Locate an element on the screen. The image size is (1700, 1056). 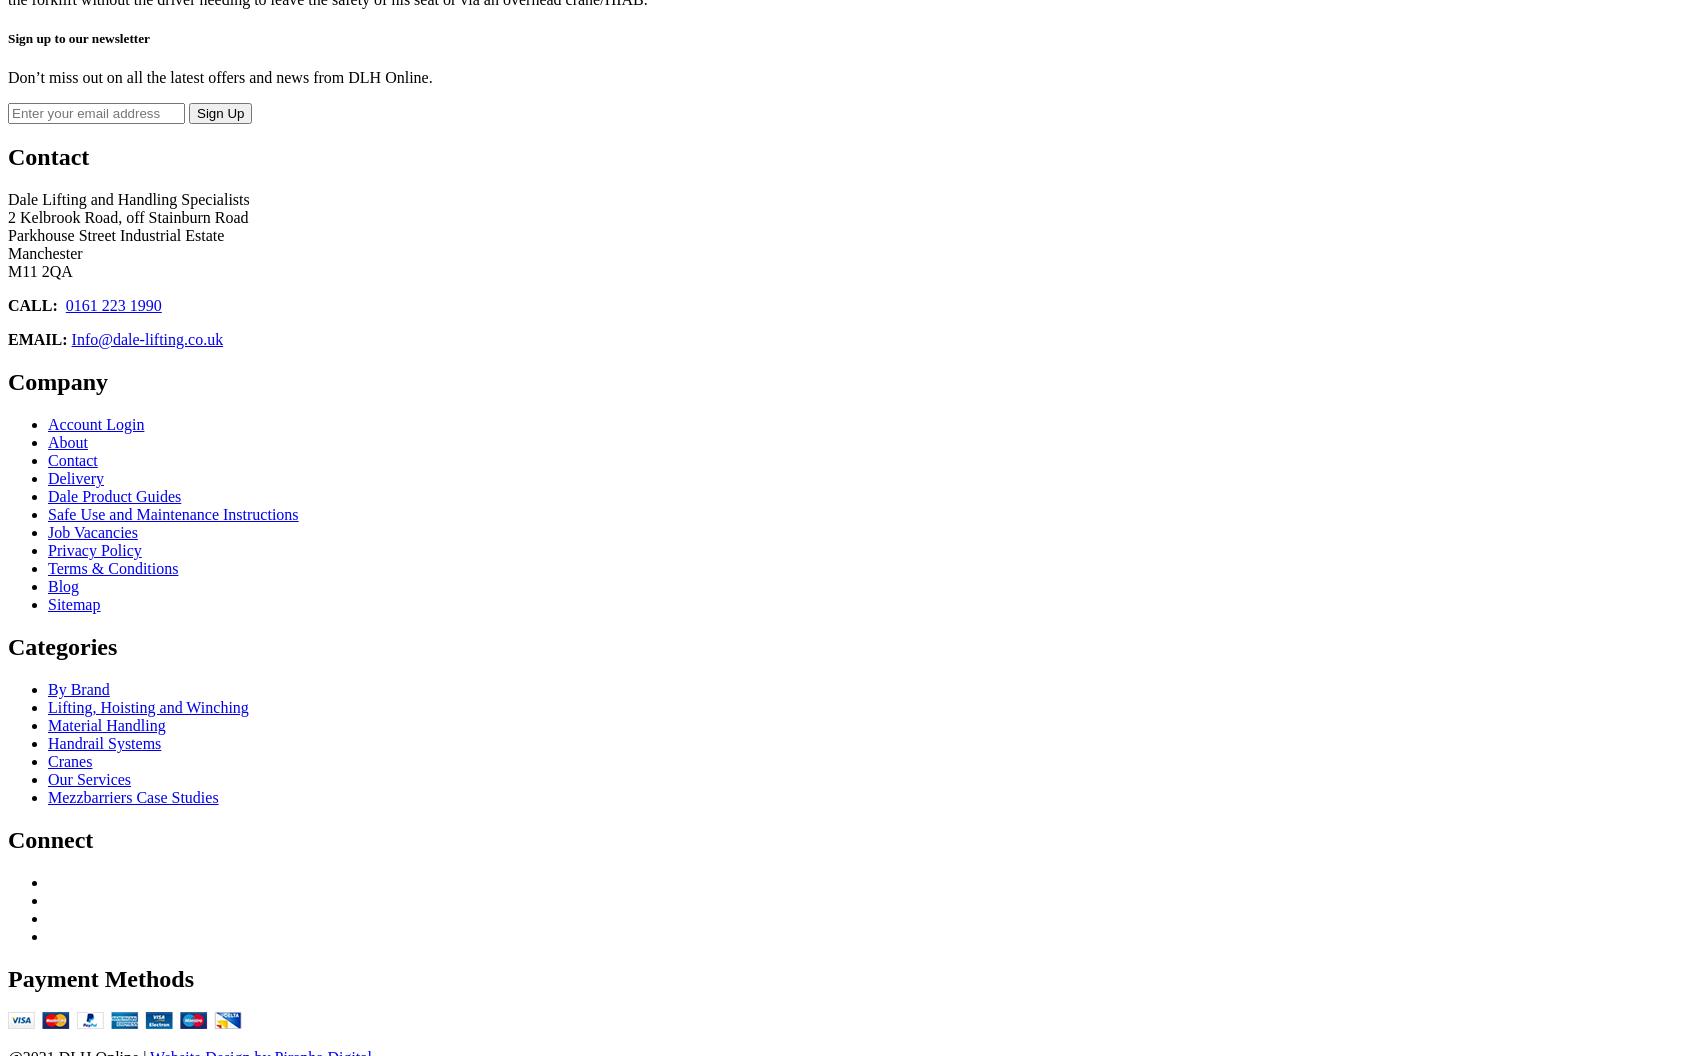
'Blog' is located at coordinates (63, 586).